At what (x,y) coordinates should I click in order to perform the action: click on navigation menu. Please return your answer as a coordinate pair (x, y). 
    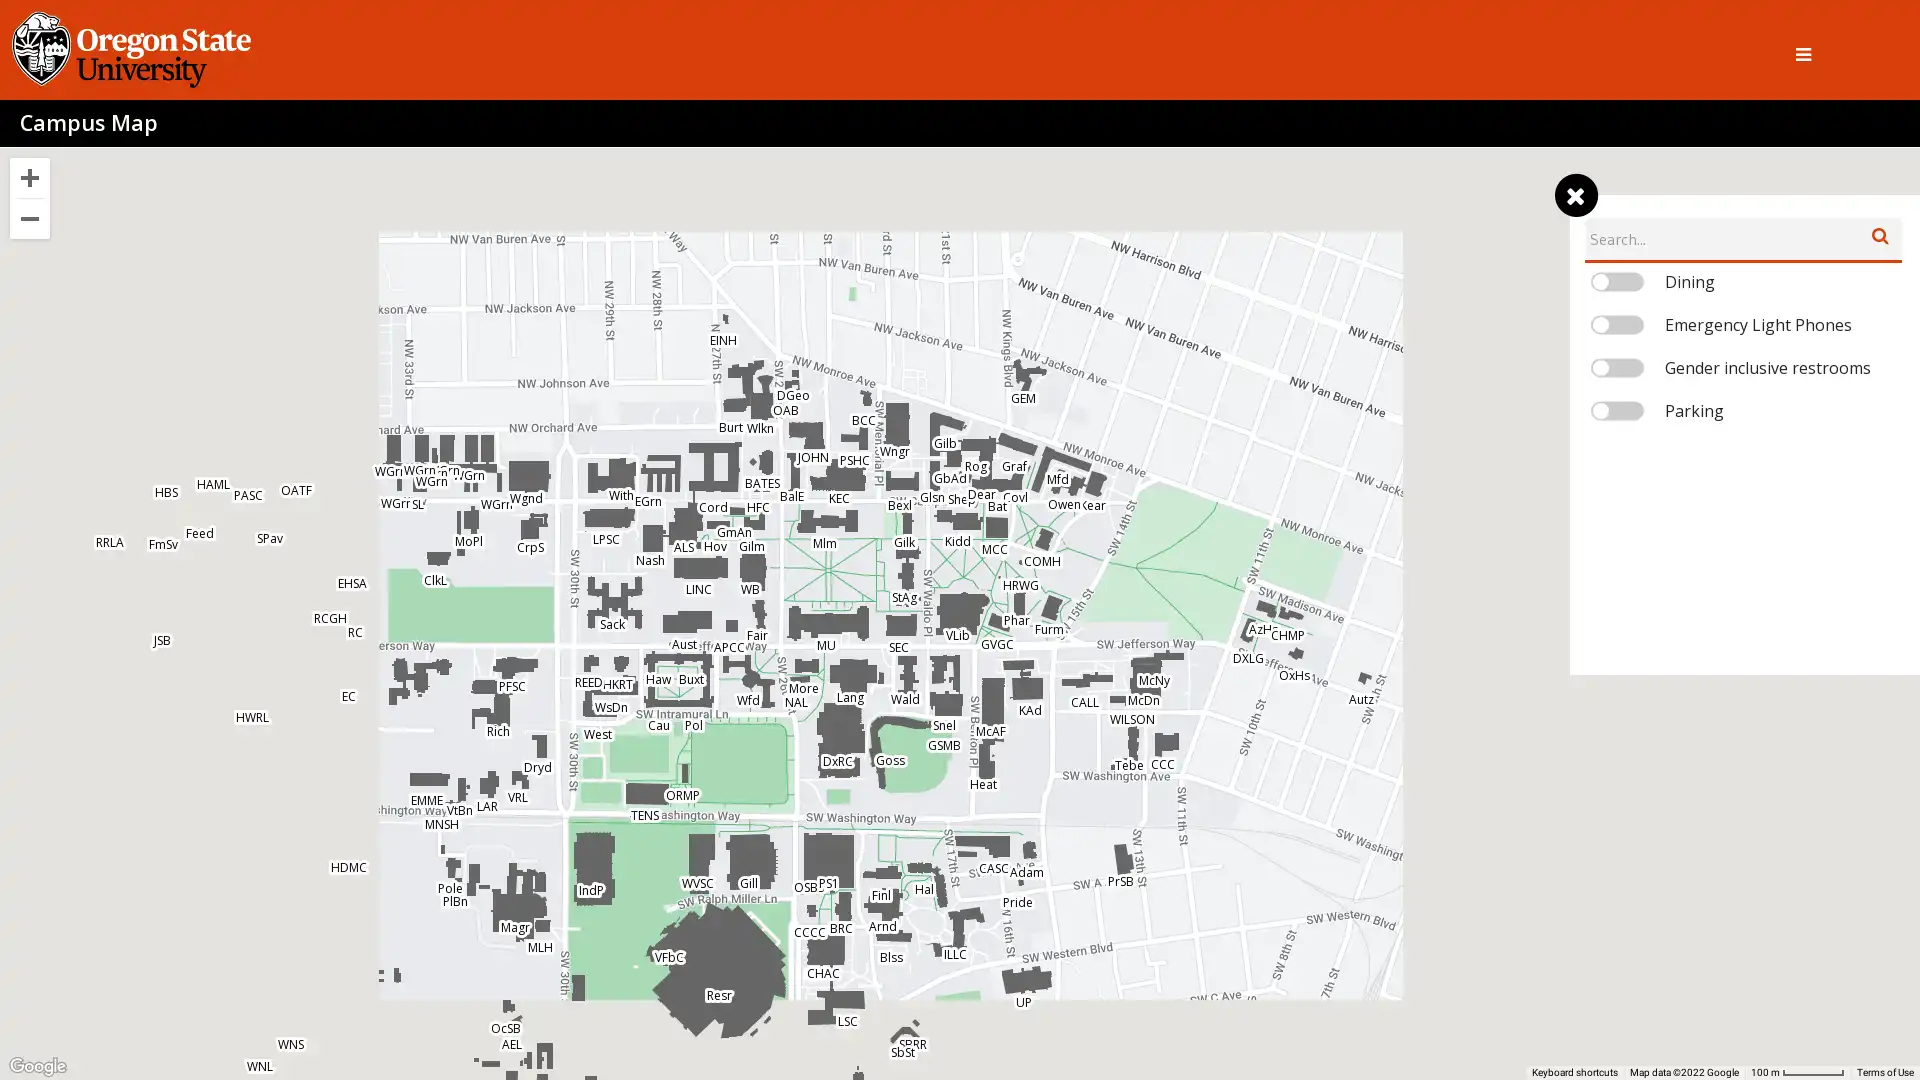
    Looking at the image, I should click on (1574, 196).